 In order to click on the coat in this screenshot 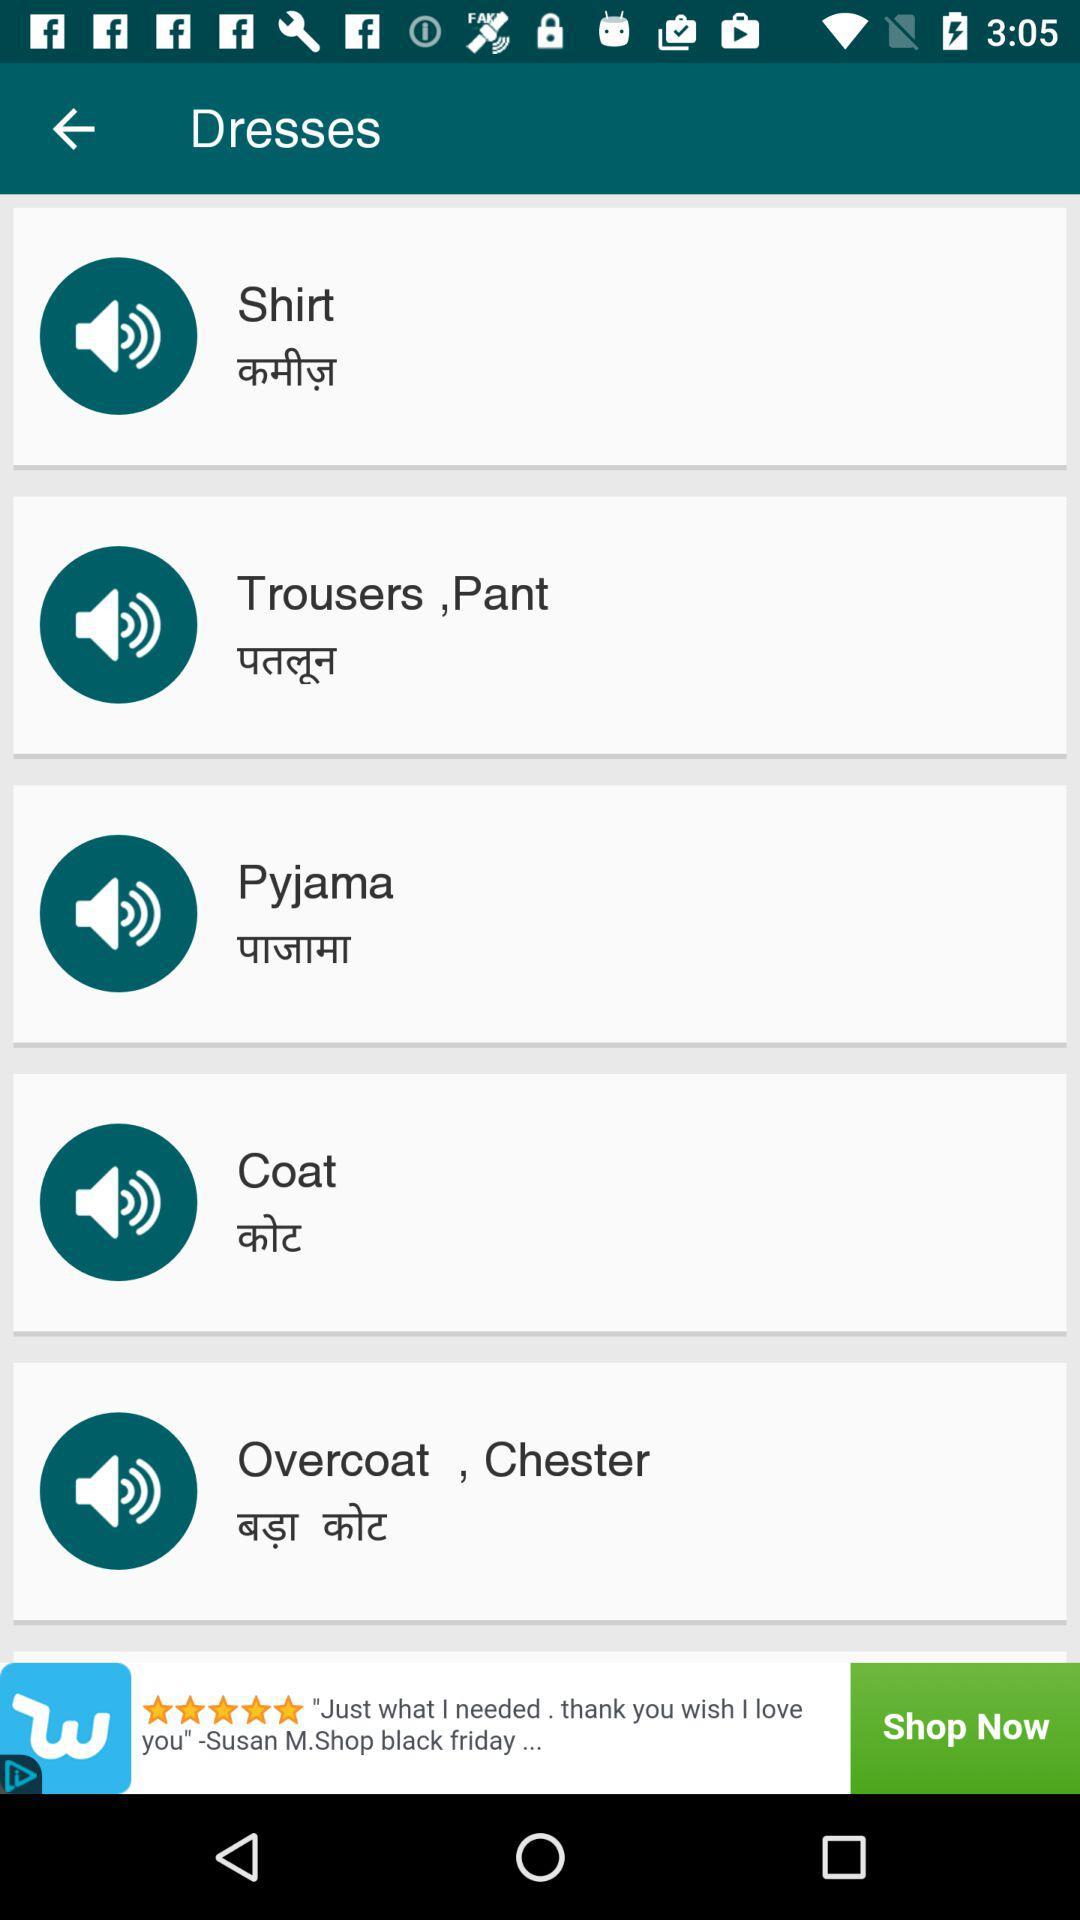, I will do `click(286, 1170)`.